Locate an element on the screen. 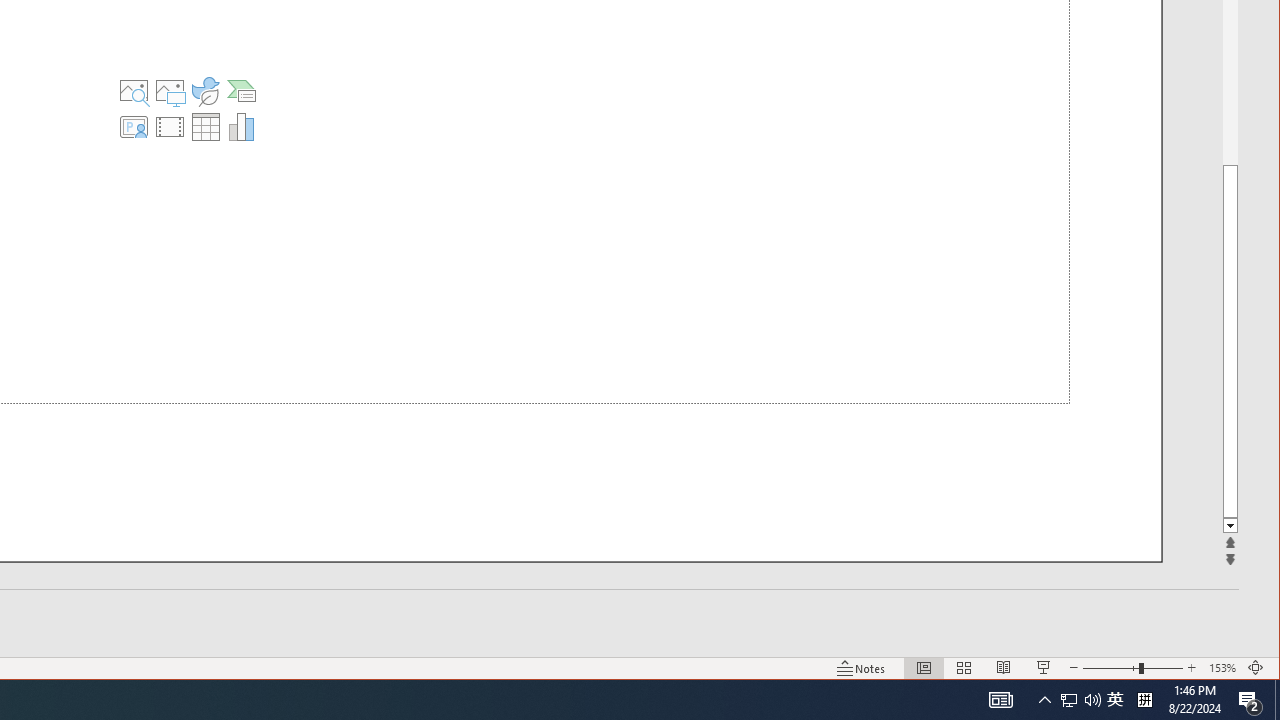  'Q2790: 100%' is located at coordinates (1114, 698).